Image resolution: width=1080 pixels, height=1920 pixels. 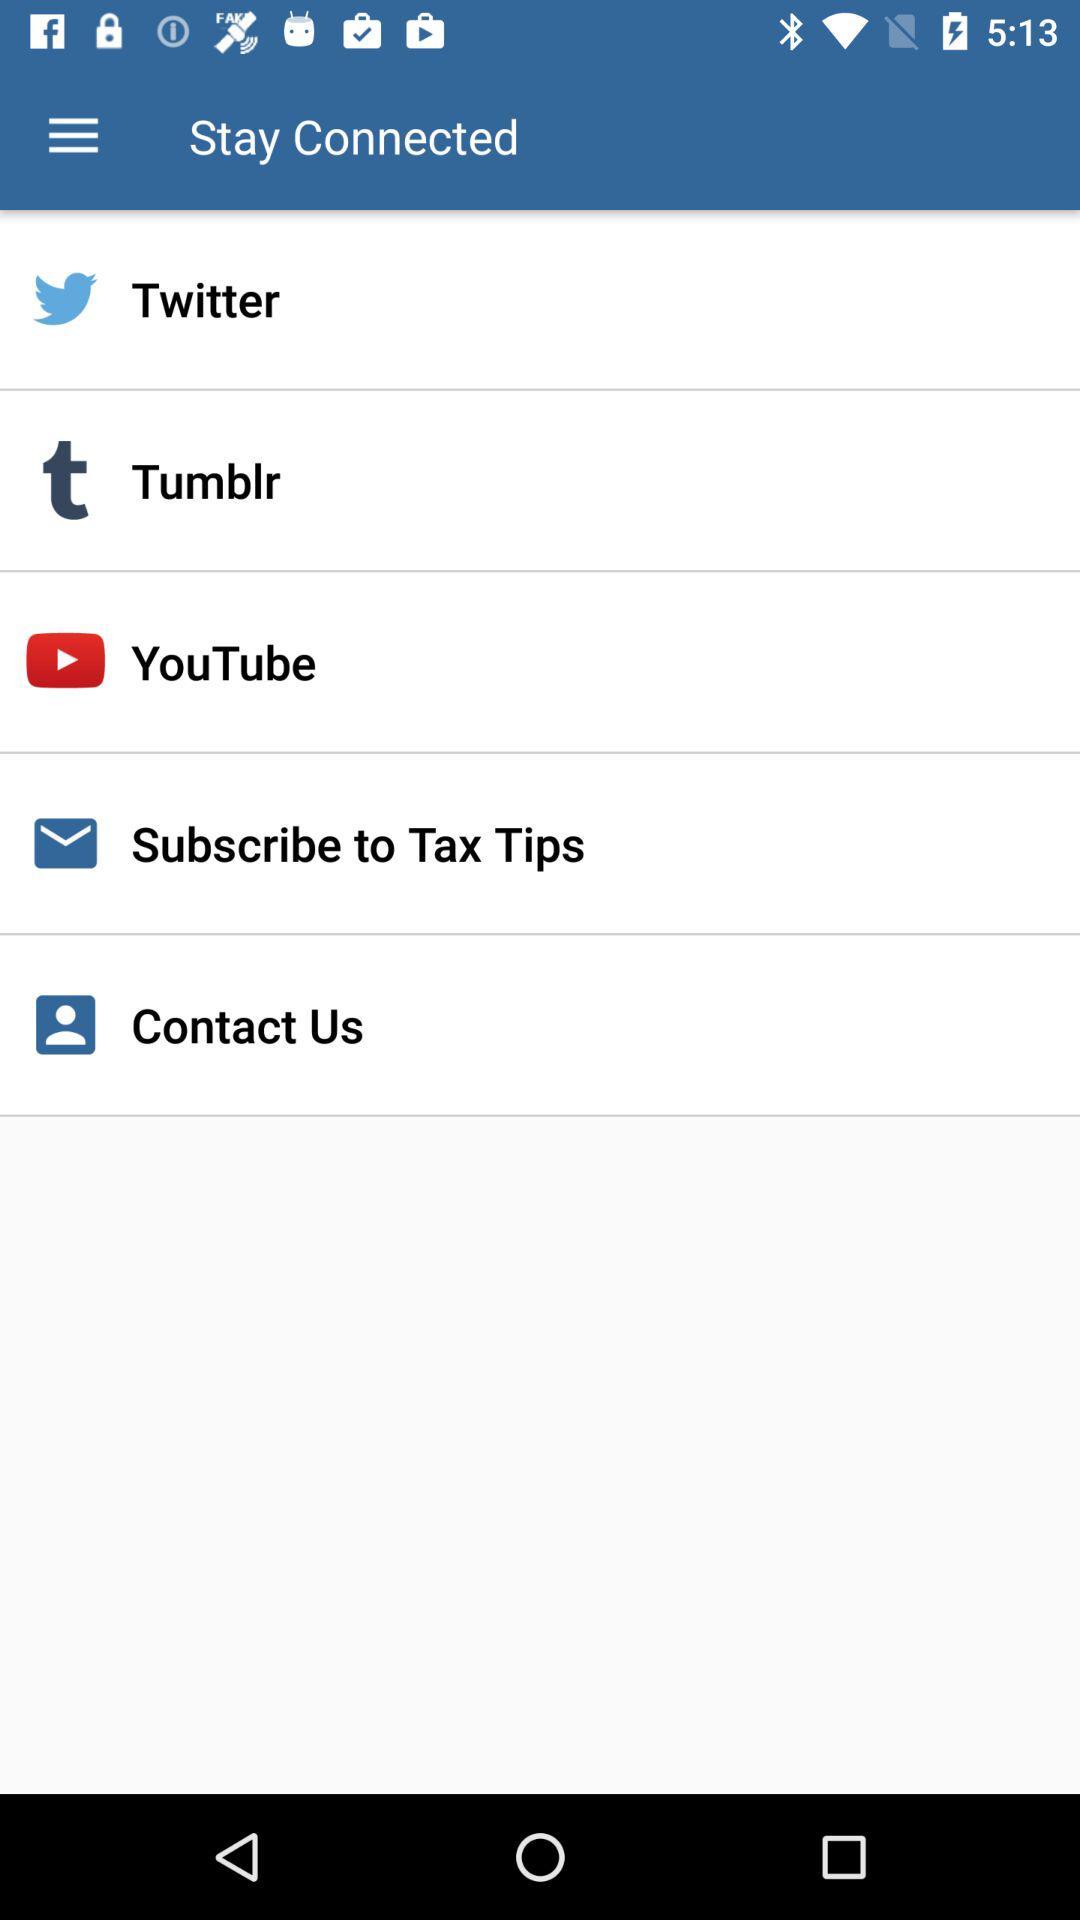 What do you see at coordinates (540, 1025) in the screenshot?
I see `the contact us icon` at bounding box center [540, 1025].